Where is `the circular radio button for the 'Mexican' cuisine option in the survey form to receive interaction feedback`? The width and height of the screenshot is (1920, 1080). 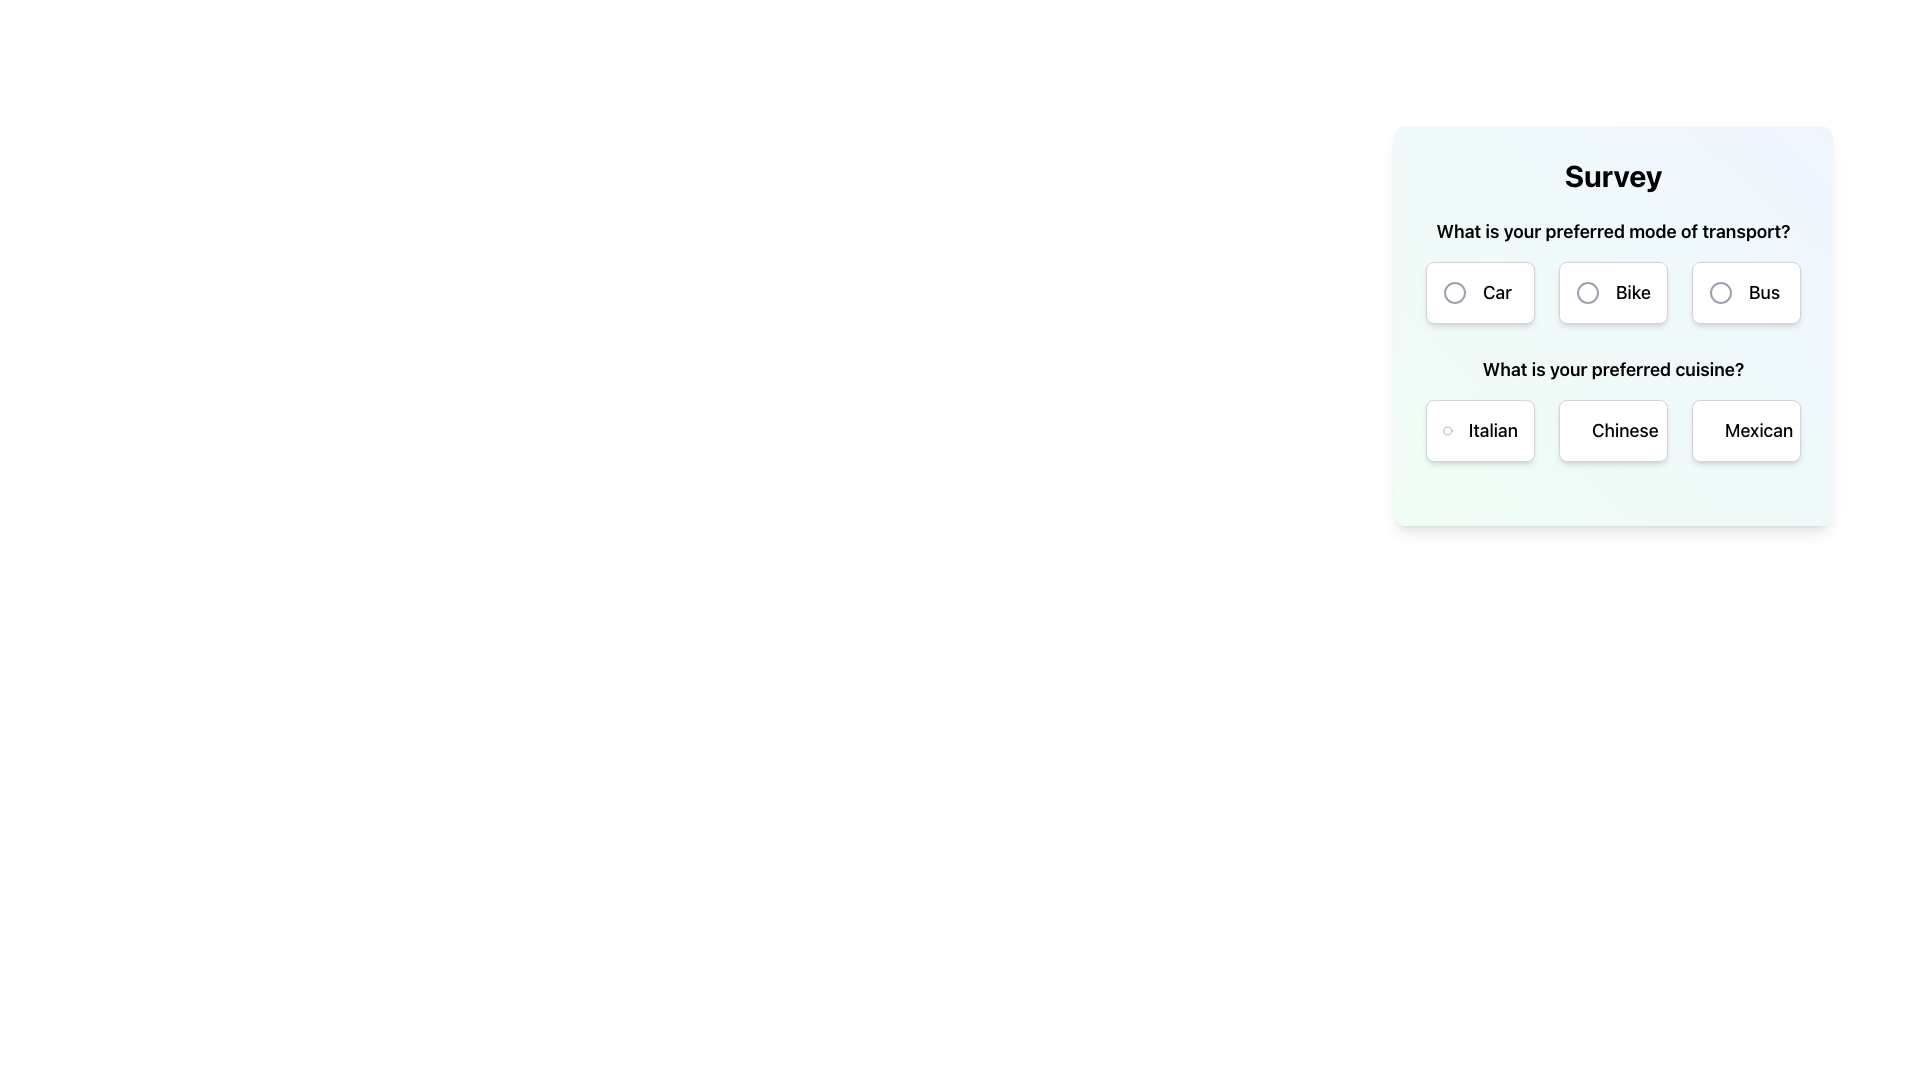 the circular radio button for the 'Mexican' cuisine option in the survey form to receive interaction feedback is located at coordinates (1720, 430).